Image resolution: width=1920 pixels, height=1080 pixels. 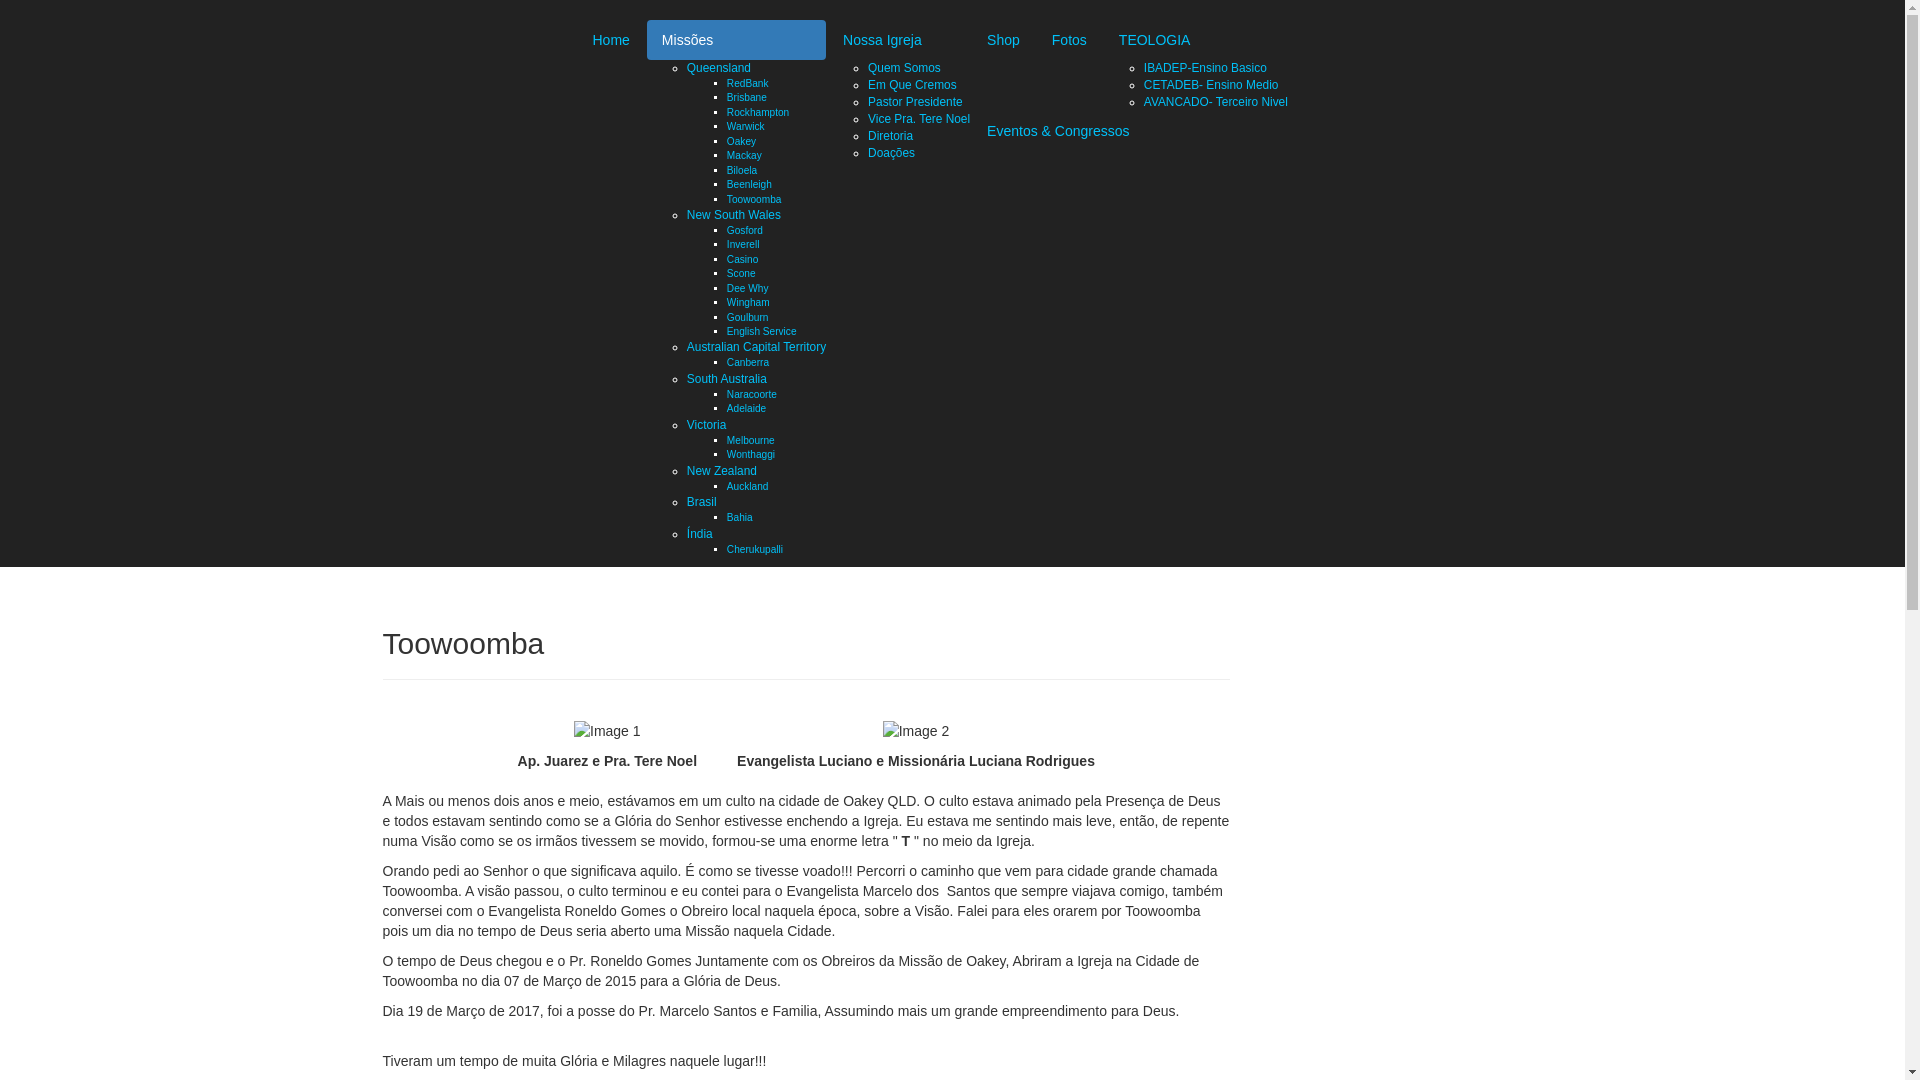 I want to click on 'Queensland', so click(x=719, y=67).